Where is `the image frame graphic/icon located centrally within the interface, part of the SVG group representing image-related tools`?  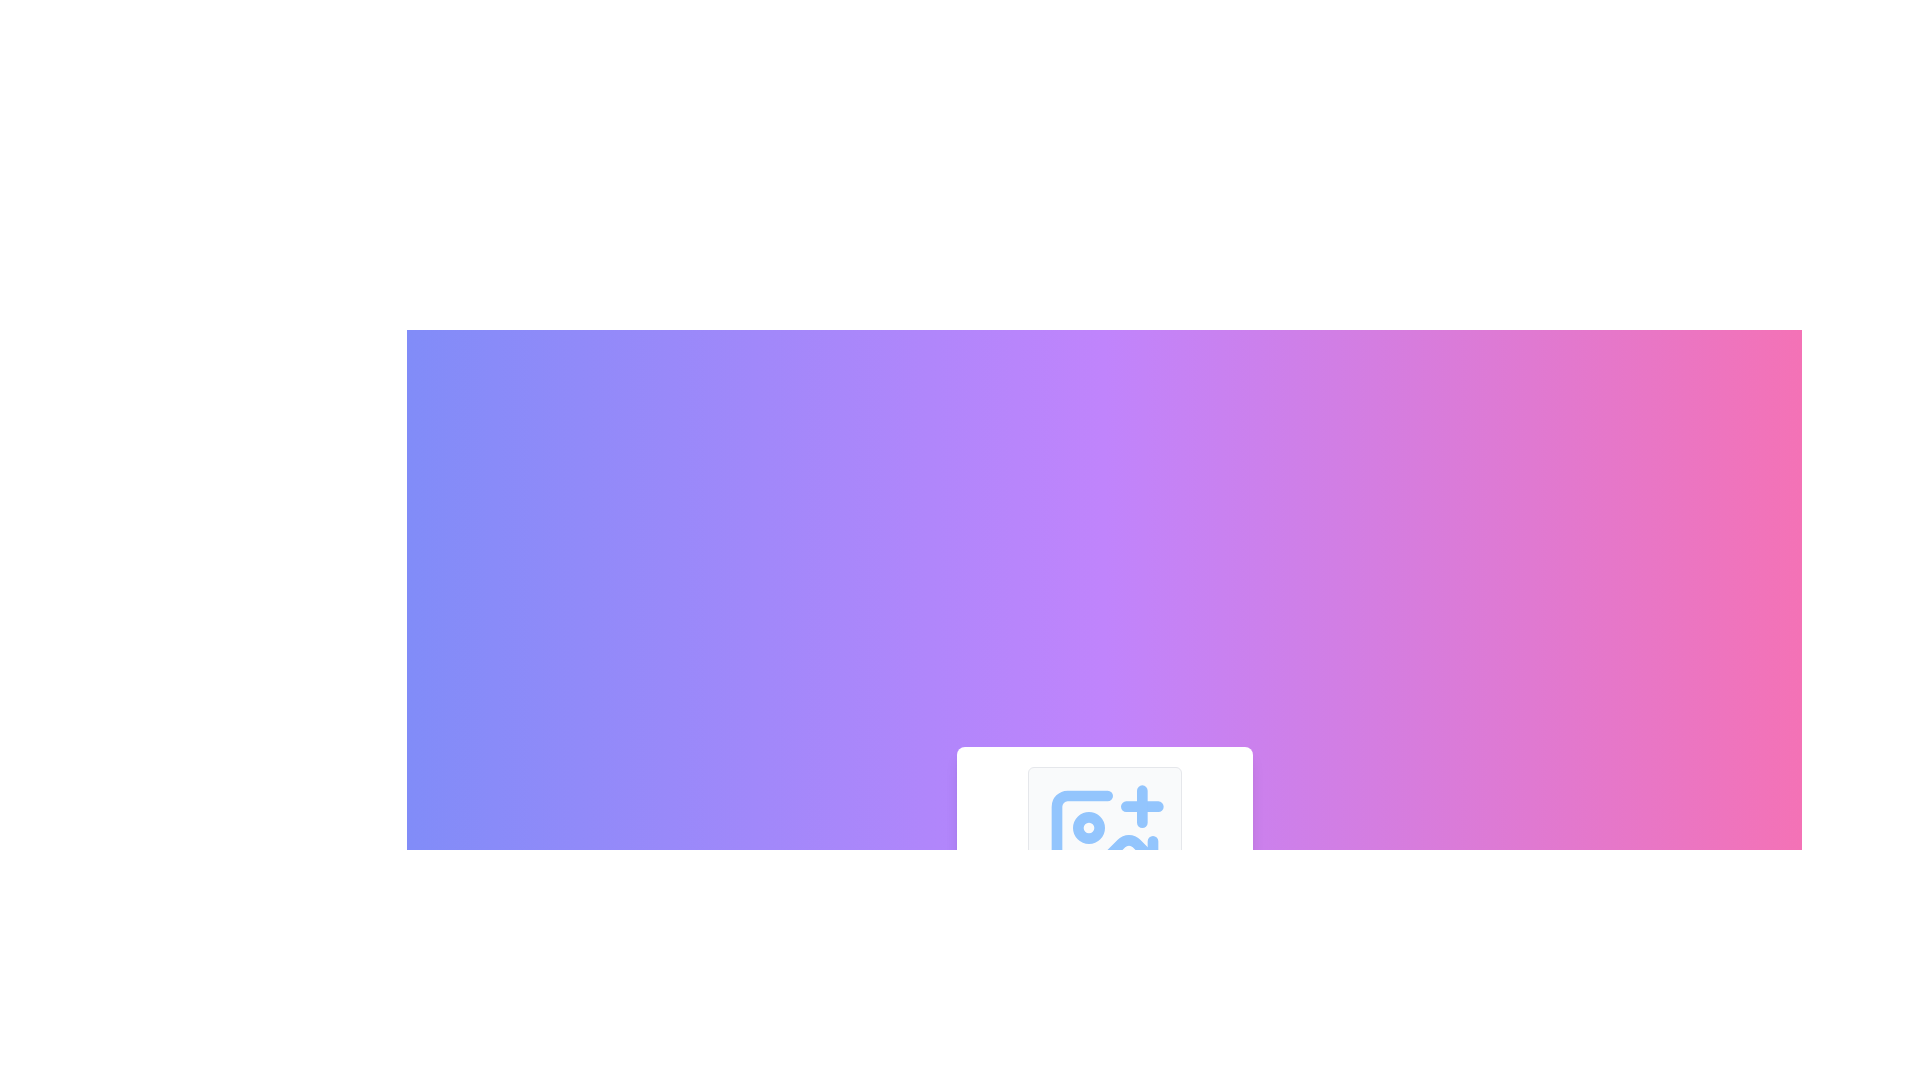
the image frame graphic/icon located centrally within the interface, part of the SVG group representing image-related tools is located at coordinates (1103, 844).